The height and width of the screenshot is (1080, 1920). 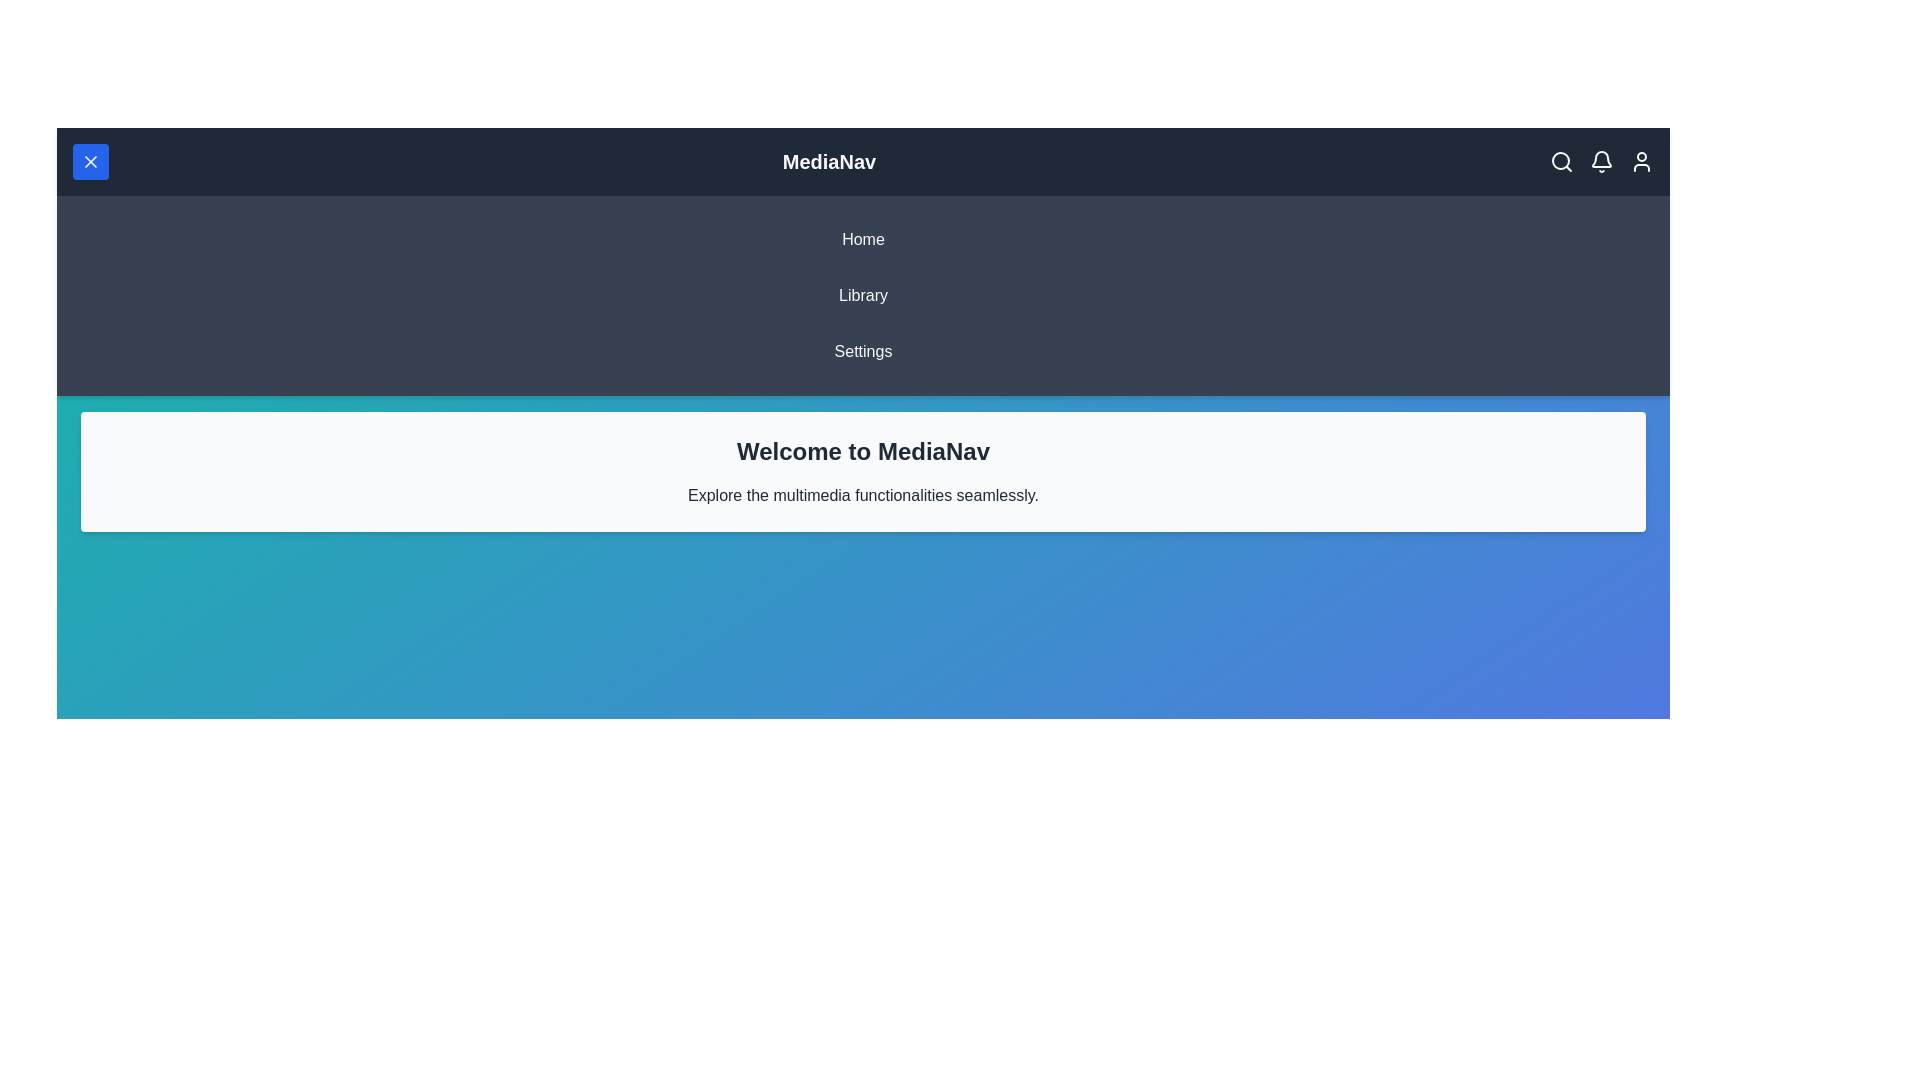 What do you see at coordinates (1560, 161) in the screenshot?
I see `the 'Search' icon in the app bar` at bounding box center [1560, 161].